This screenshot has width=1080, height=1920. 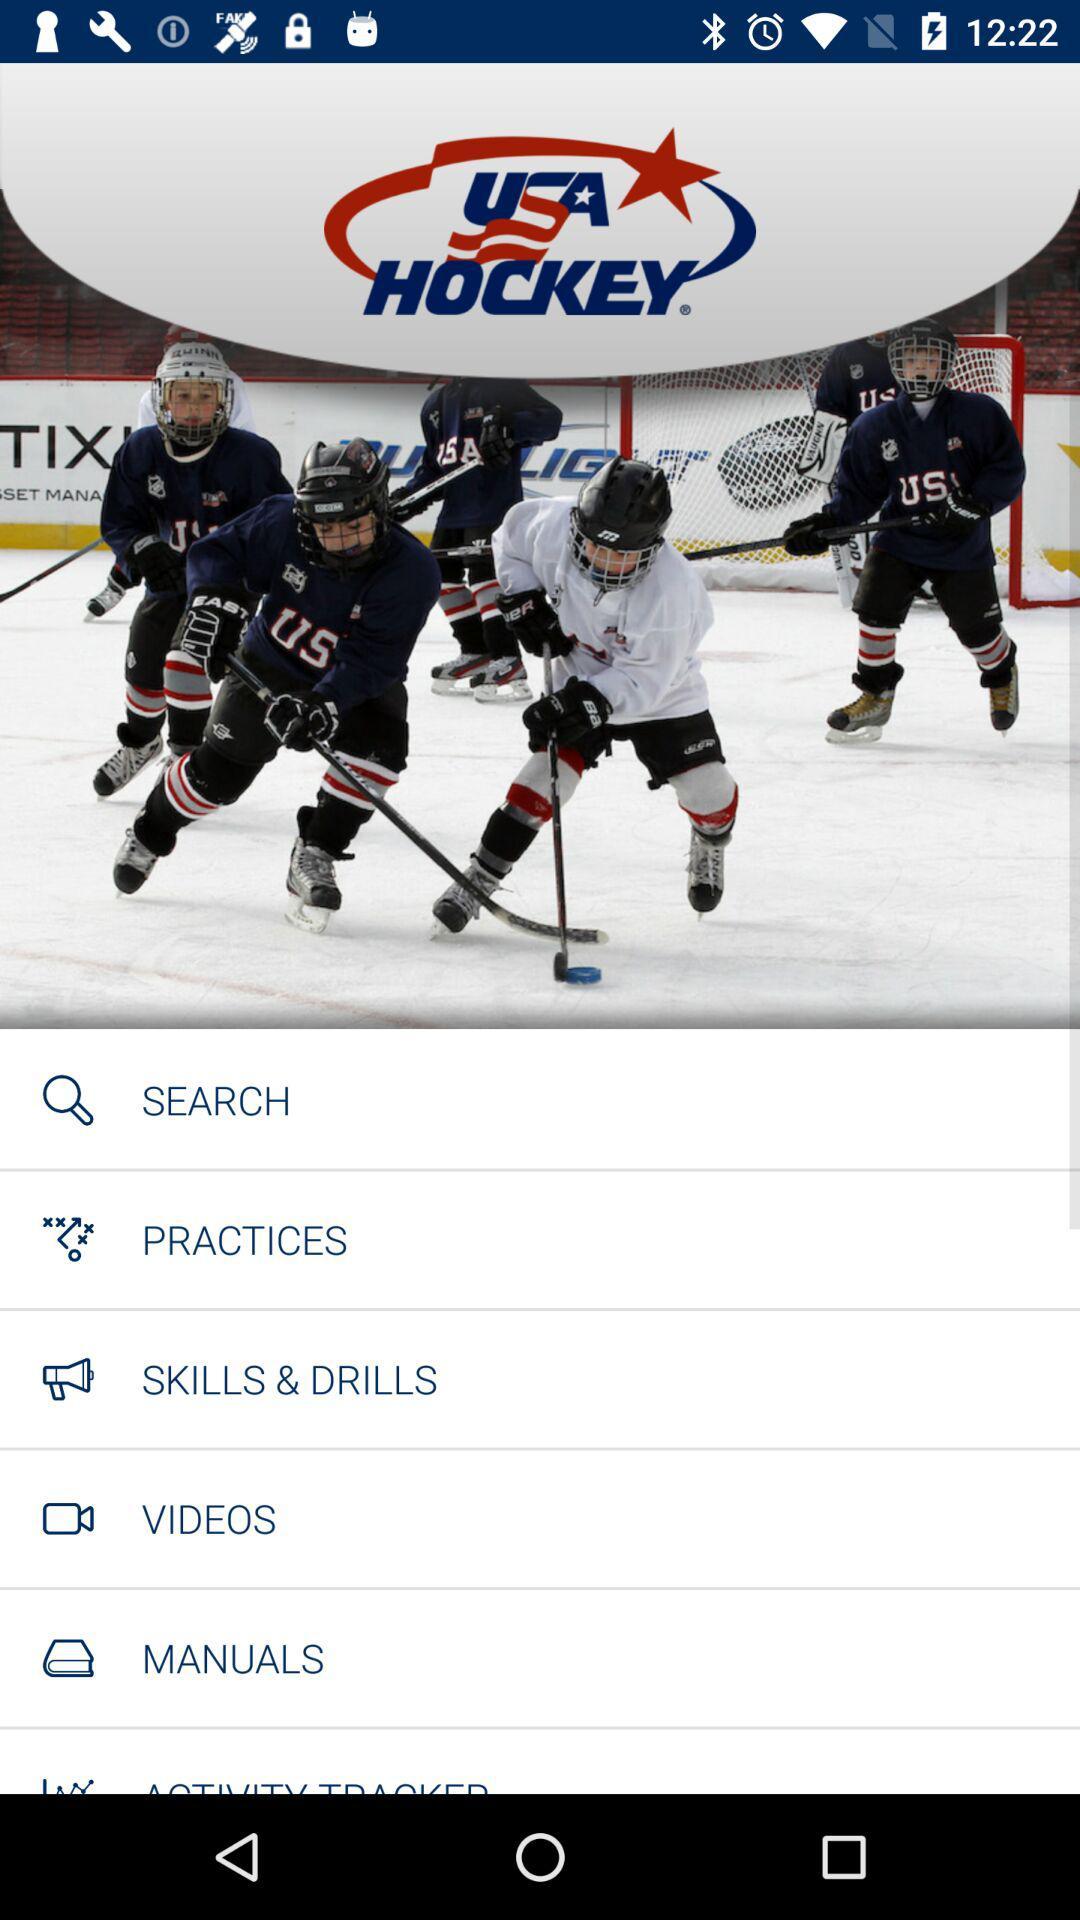 What do you see at coordinates (216, 1098) in the screenshot?
I see `the search item` at bounding box center [216, 1098].